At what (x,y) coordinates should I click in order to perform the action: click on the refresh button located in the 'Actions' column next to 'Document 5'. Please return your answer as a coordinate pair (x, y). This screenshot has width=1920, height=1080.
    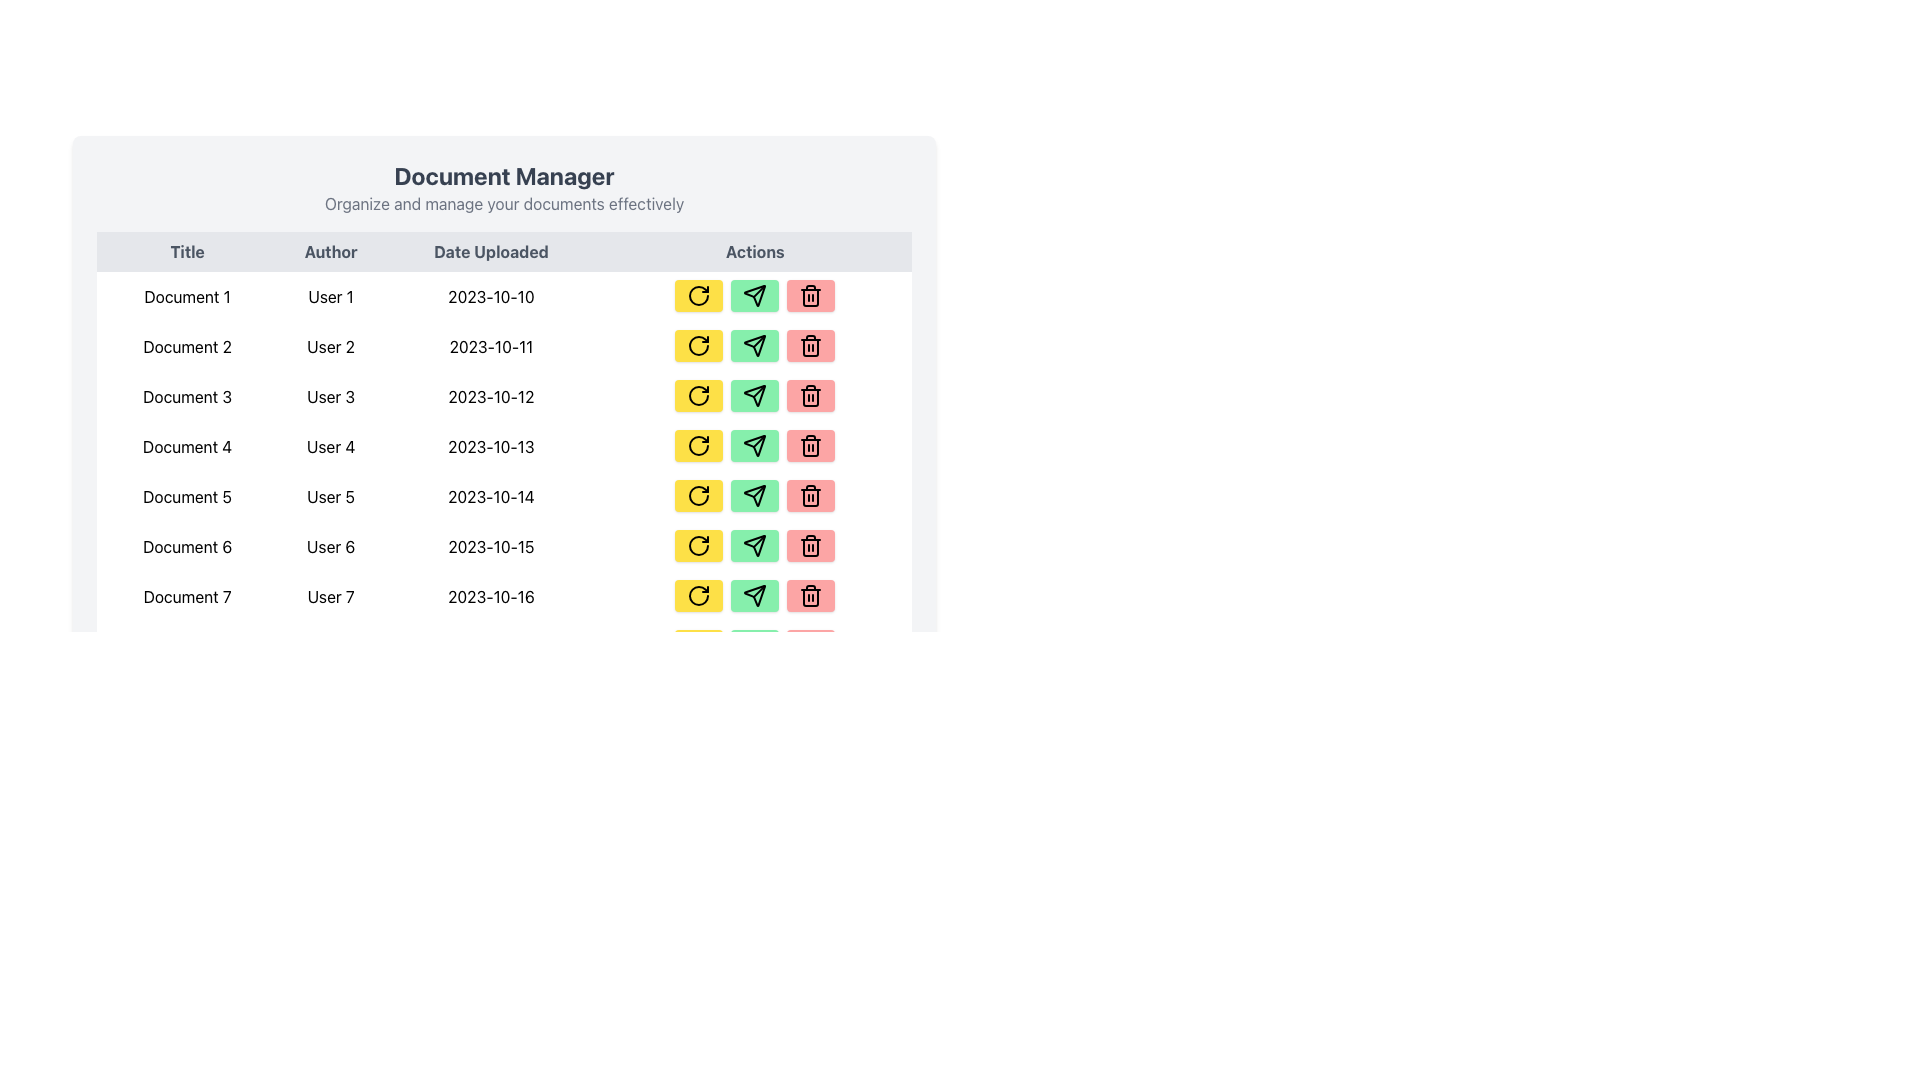
    Looking at the image, I should click on (699, 495).